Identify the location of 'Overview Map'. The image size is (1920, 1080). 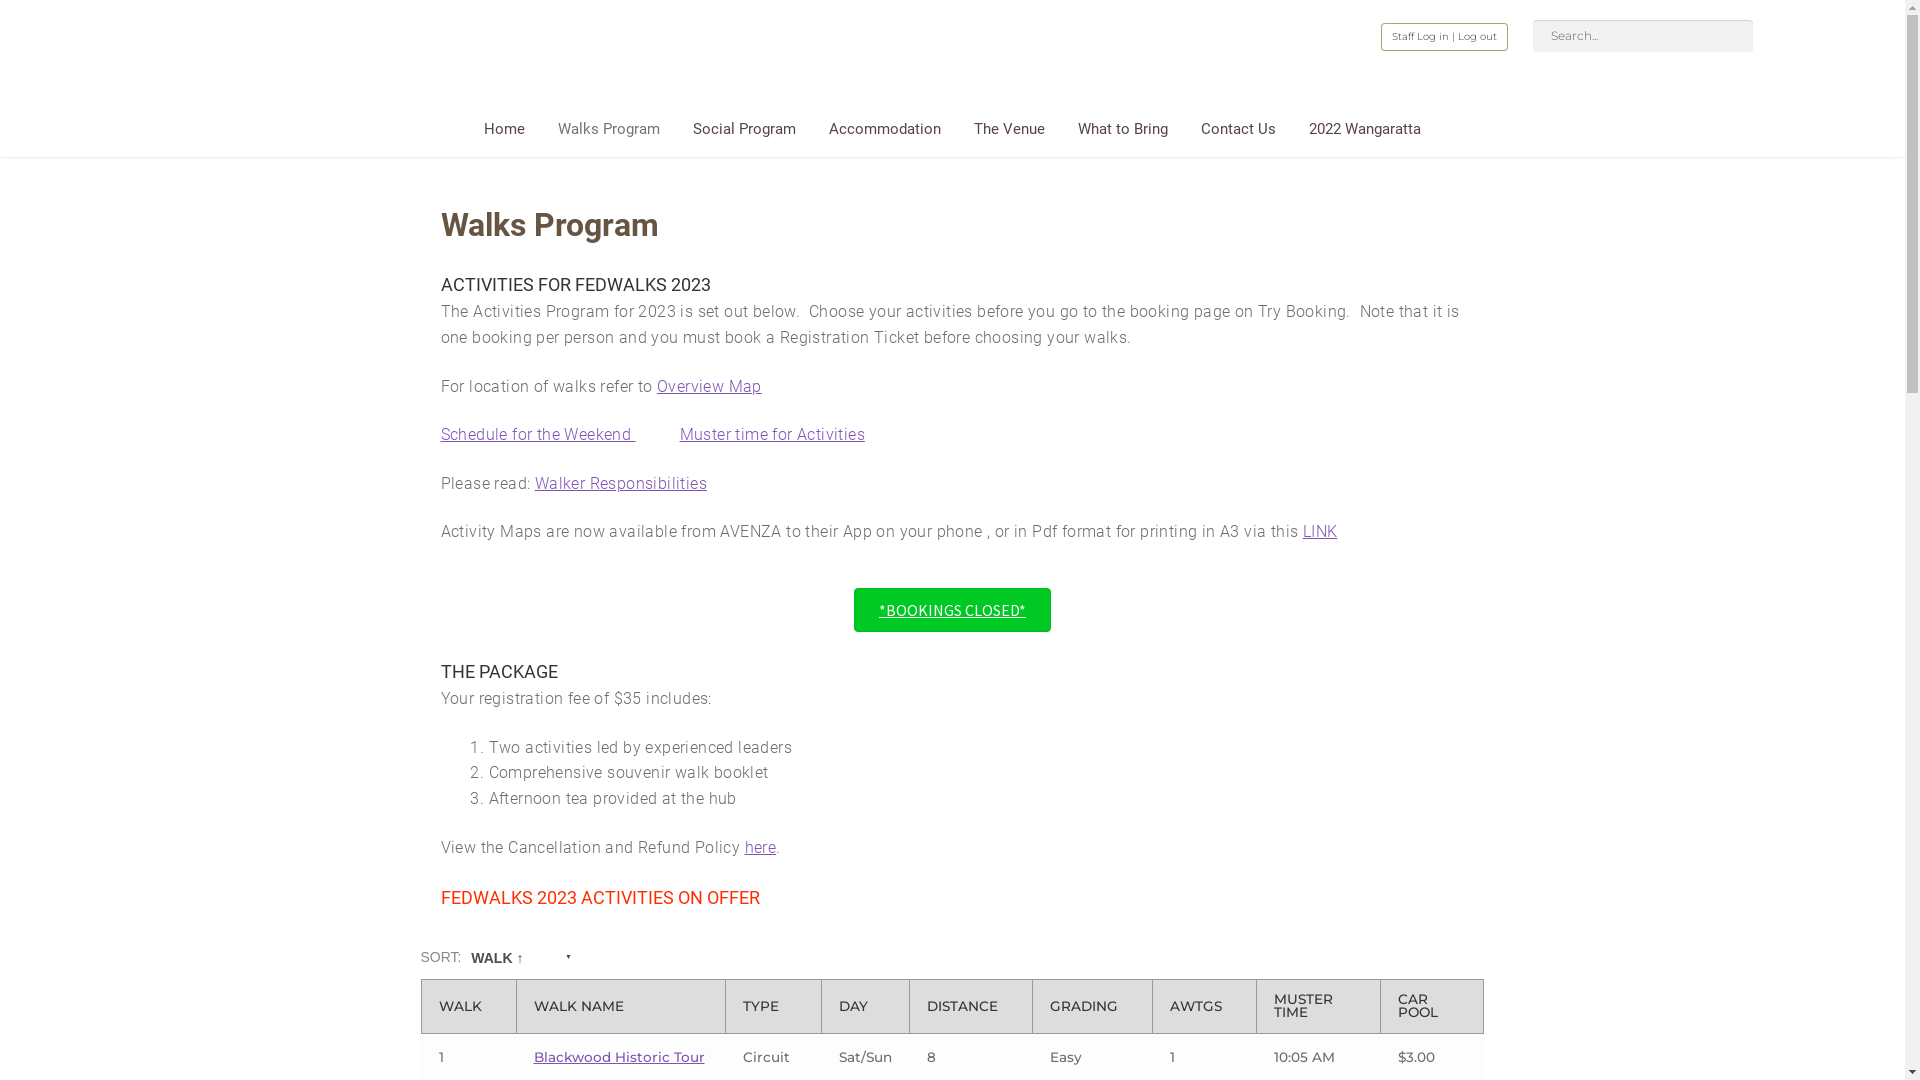
(657, 386).